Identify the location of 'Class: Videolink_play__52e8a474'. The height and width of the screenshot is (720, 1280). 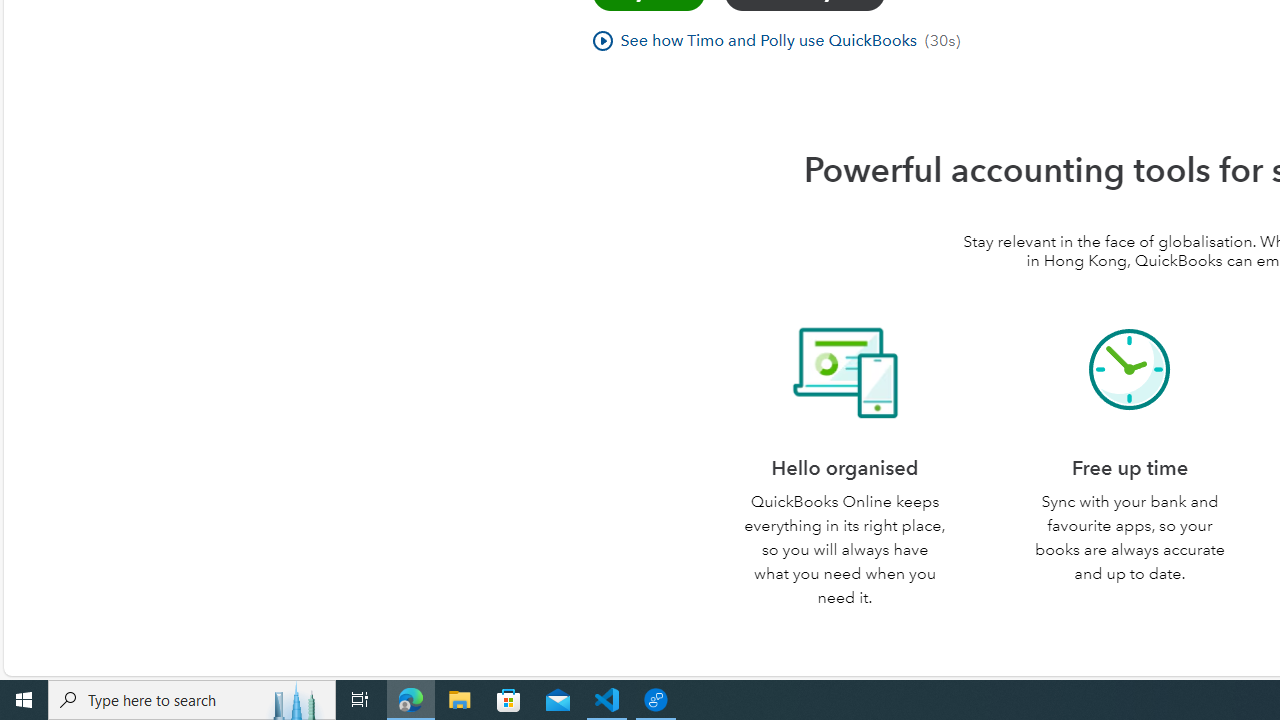
(601, 40).